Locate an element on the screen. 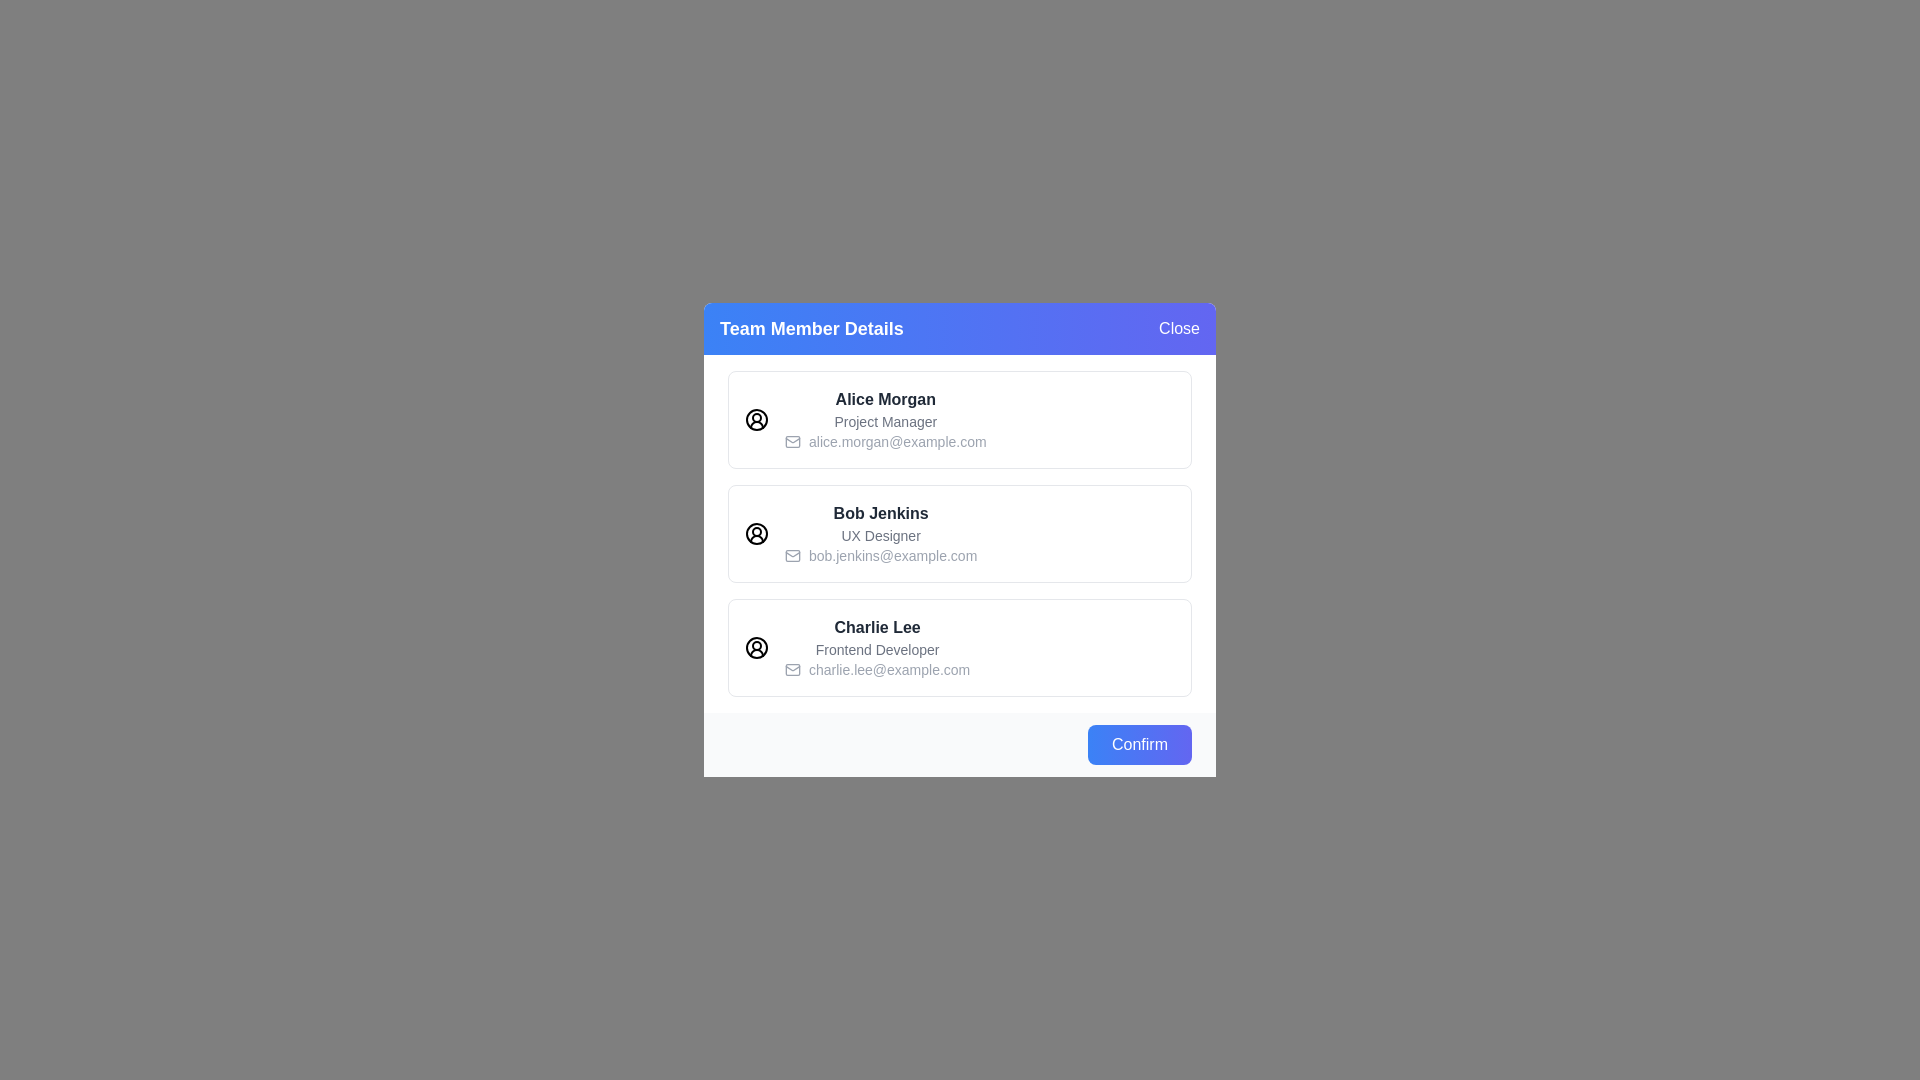  static text label displaying the job title for user 'Charlie Lee', located in the 'Team Member Details' dialog box is located at coordinates (877, 650).